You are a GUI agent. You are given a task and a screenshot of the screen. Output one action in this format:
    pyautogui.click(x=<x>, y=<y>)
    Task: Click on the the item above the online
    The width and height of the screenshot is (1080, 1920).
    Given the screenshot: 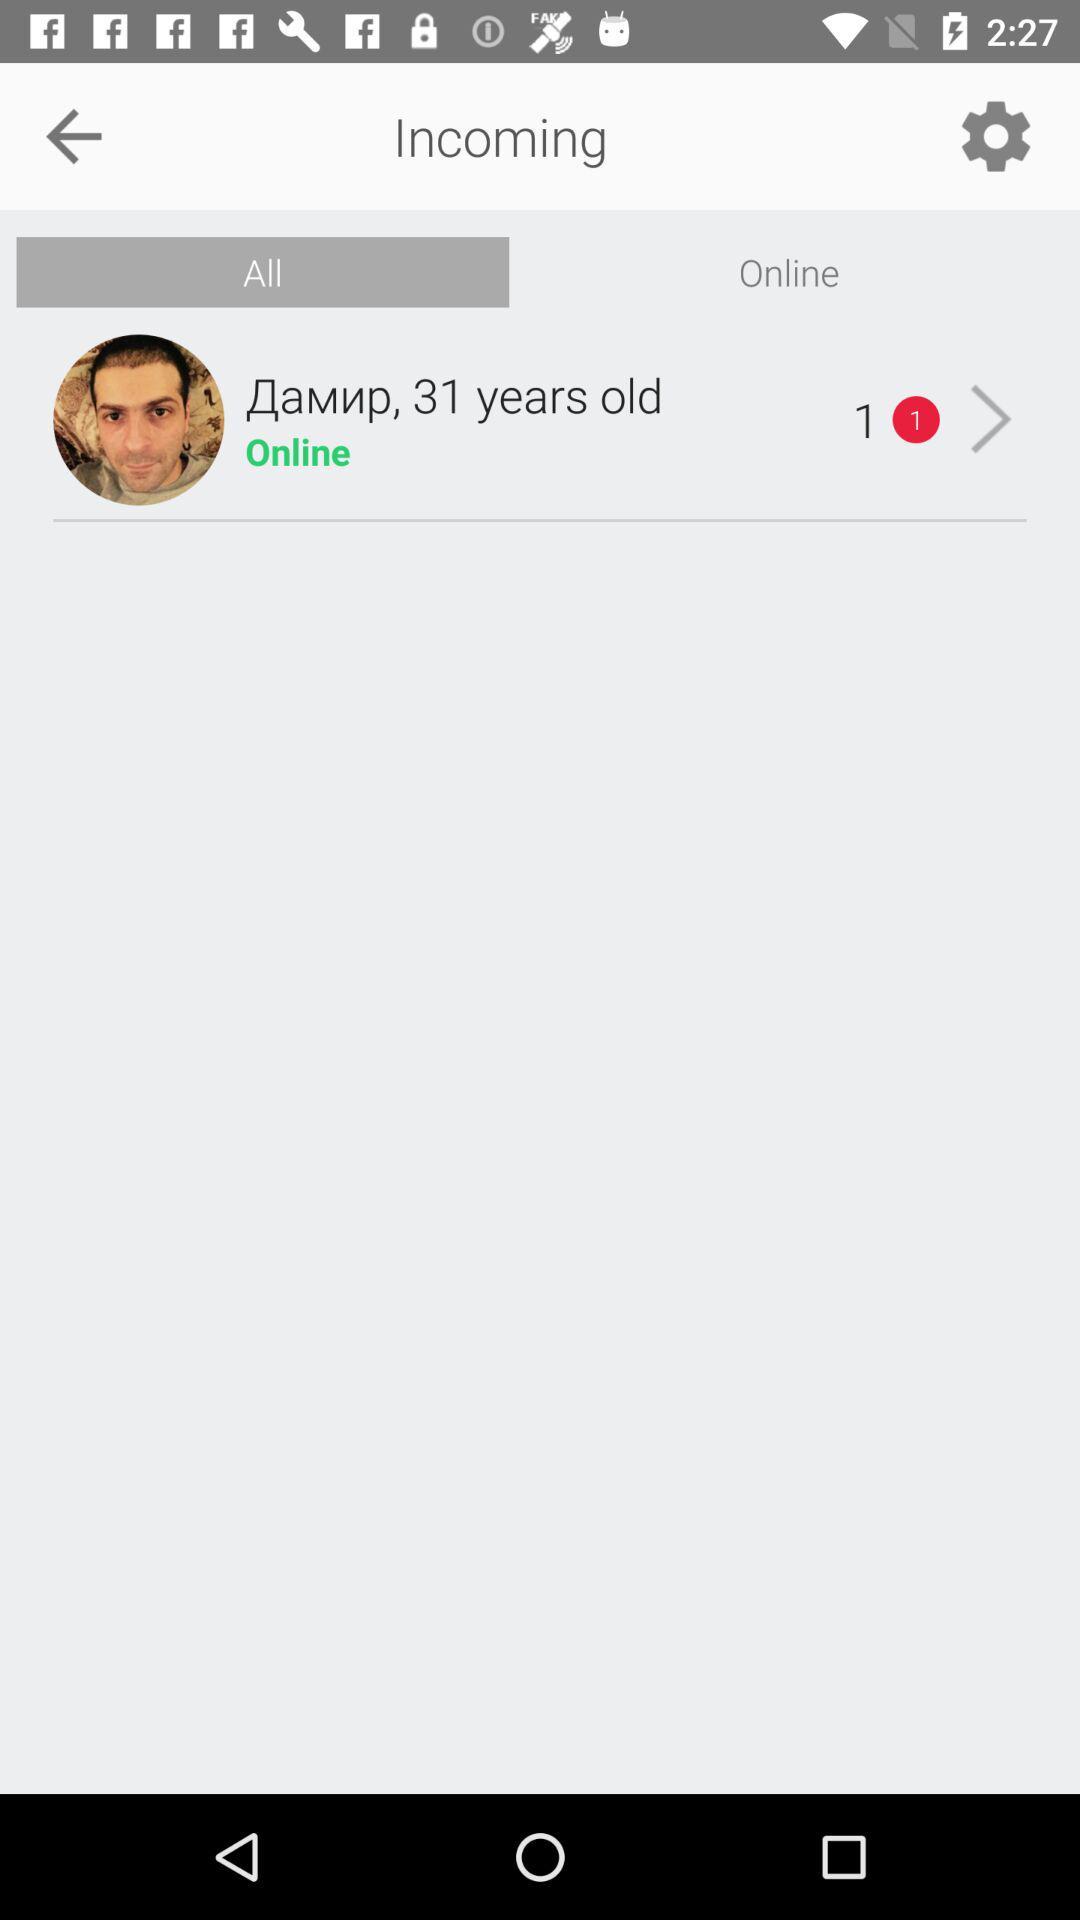 What is the action you would take?
    pyautogui.click(x=454, y=394)
    